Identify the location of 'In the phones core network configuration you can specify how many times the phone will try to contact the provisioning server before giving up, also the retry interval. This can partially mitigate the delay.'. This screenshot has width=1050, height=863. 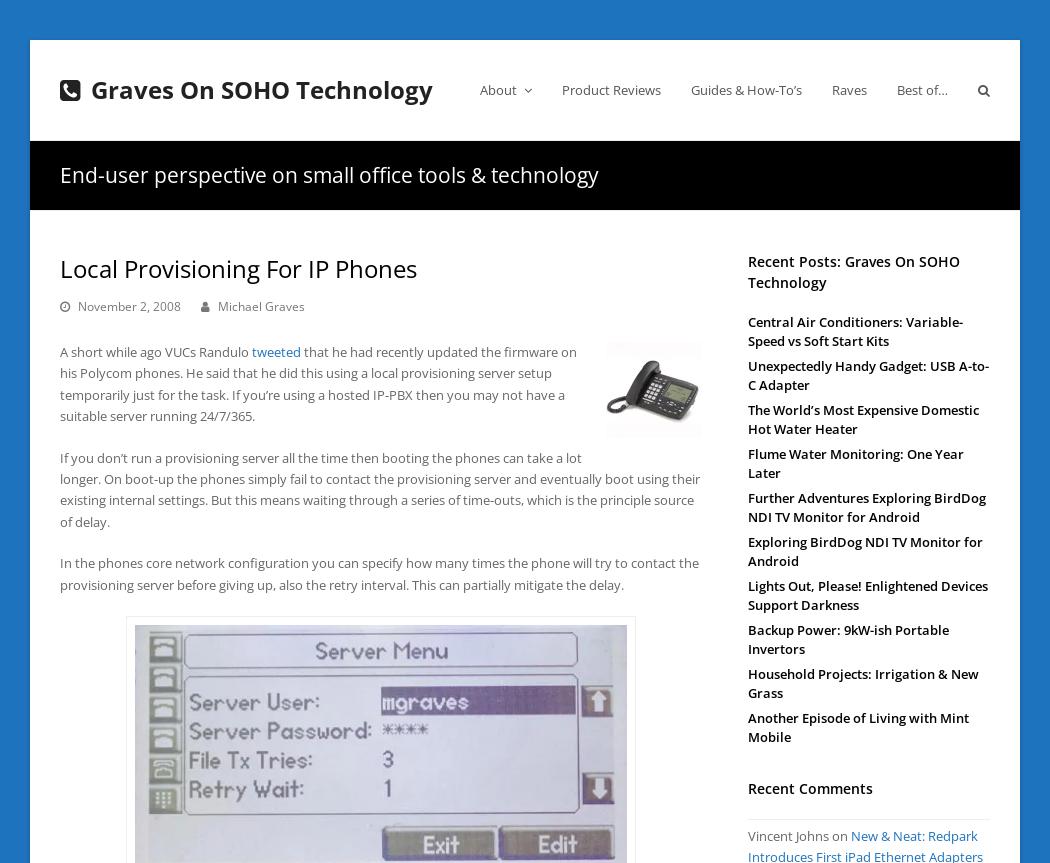
(379, 573).